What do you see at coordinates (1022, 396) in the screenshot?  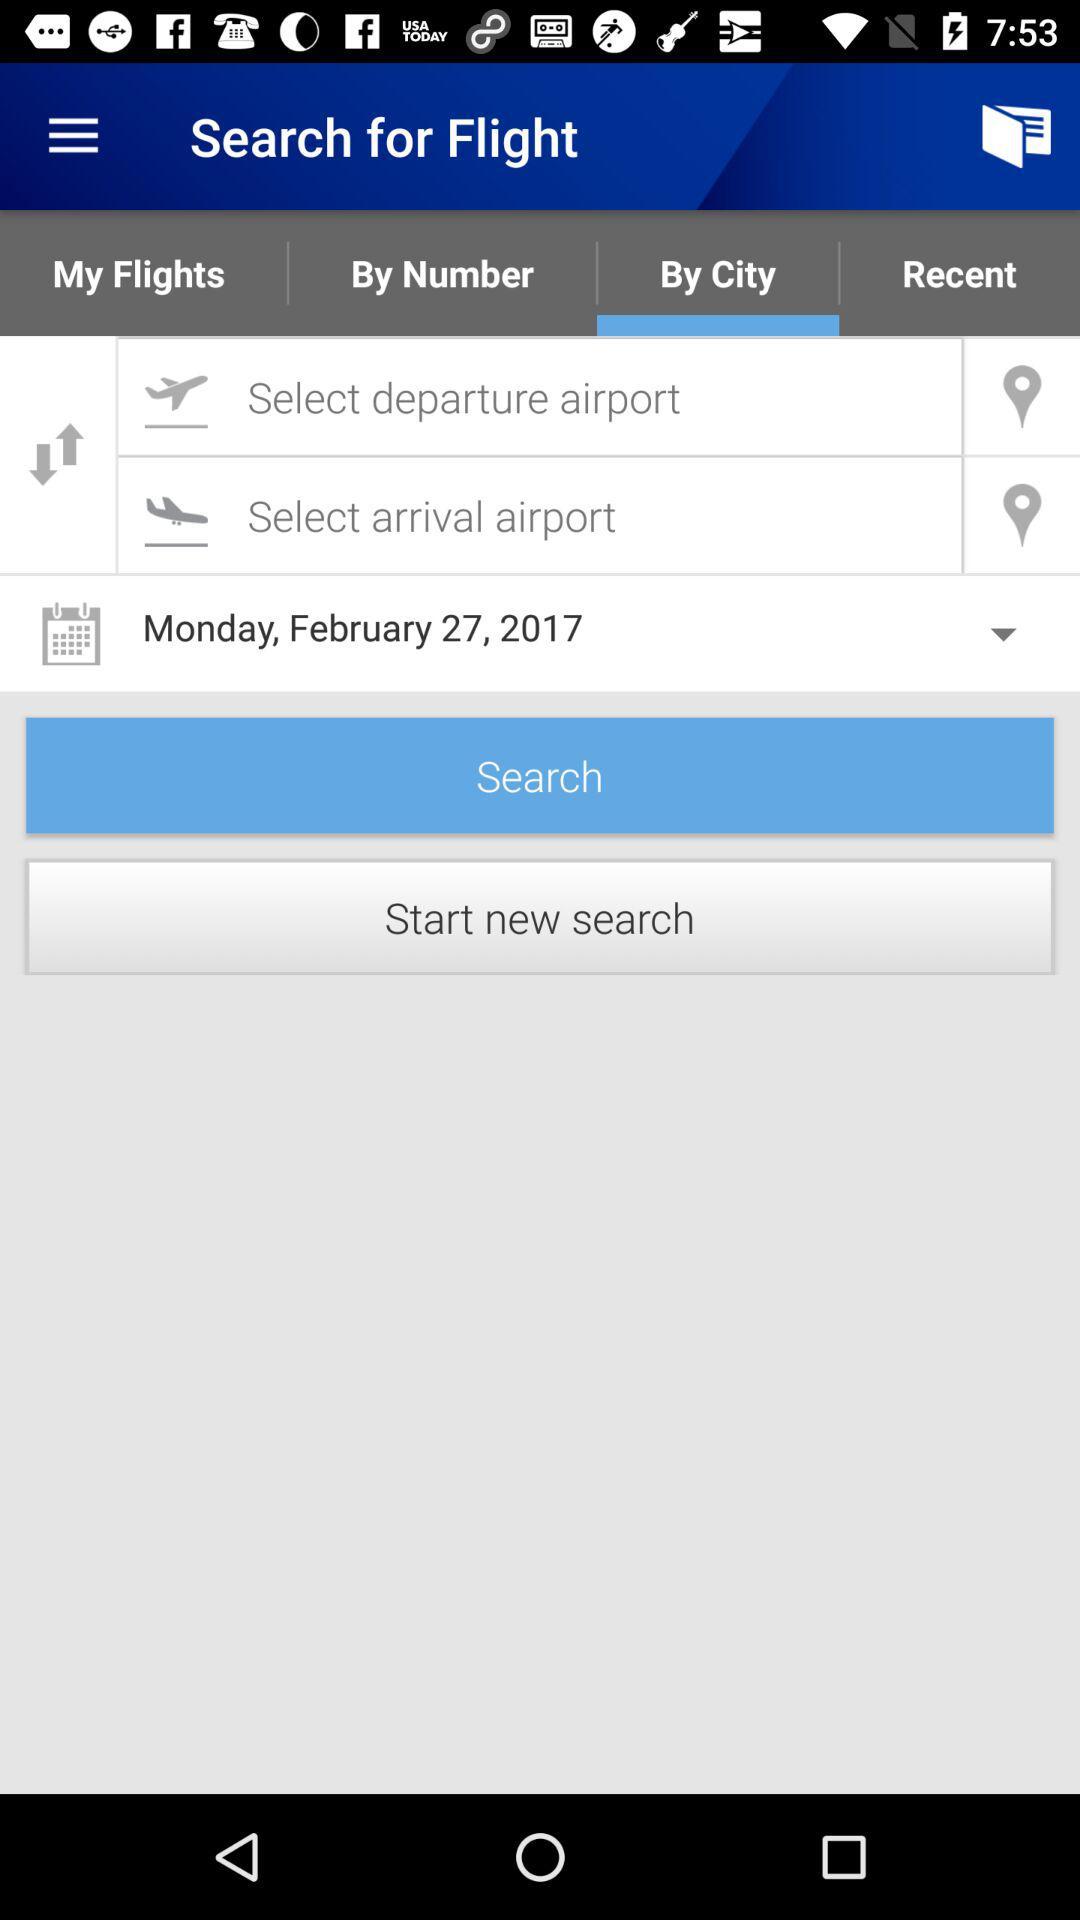 I see `the location icon` at bounding box center [1022, 396].